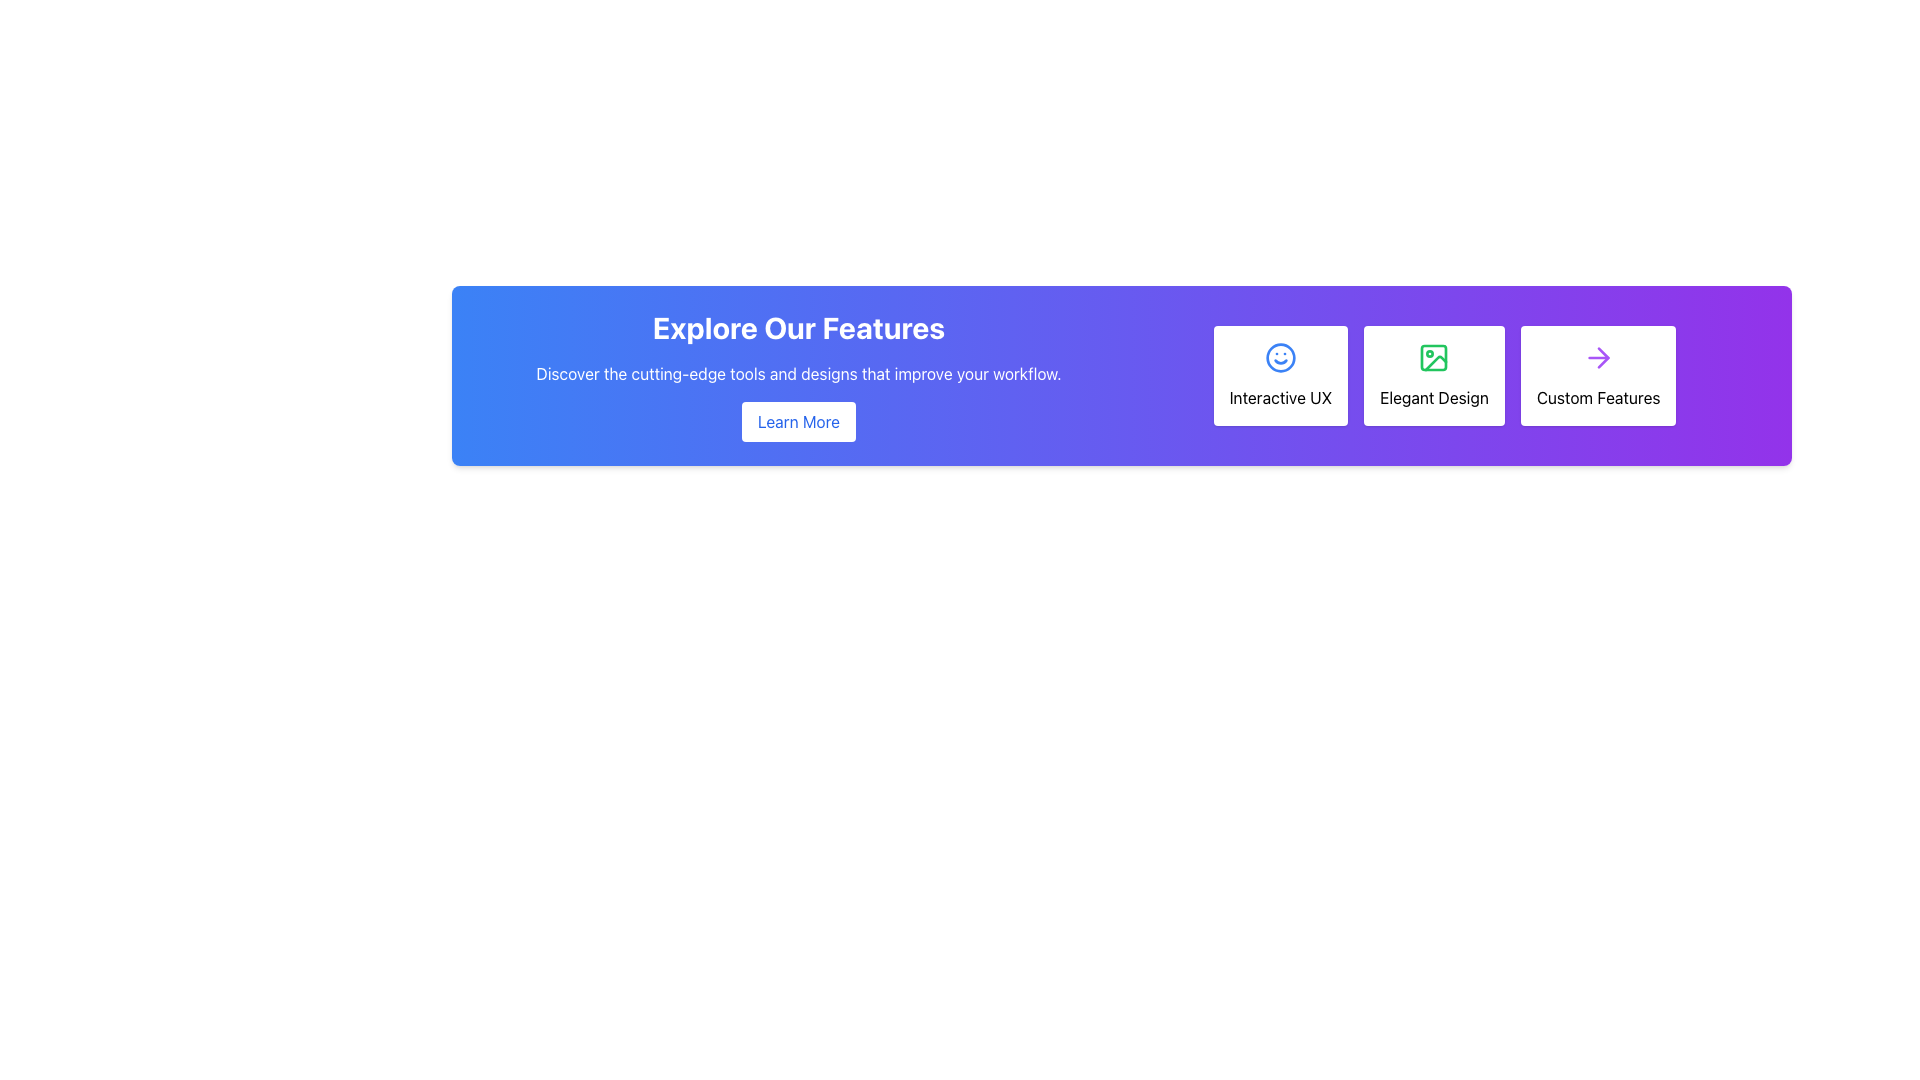 Image resolution: width=1920 pixels, height=1080 pixels. I want to click on the Decorative Icon, which is a green outline of an image icon with a mountain and a sun, located directly above the text 'Elegant Design' in the middle of the three feature cards displayed to the right, so click(1433, 357).